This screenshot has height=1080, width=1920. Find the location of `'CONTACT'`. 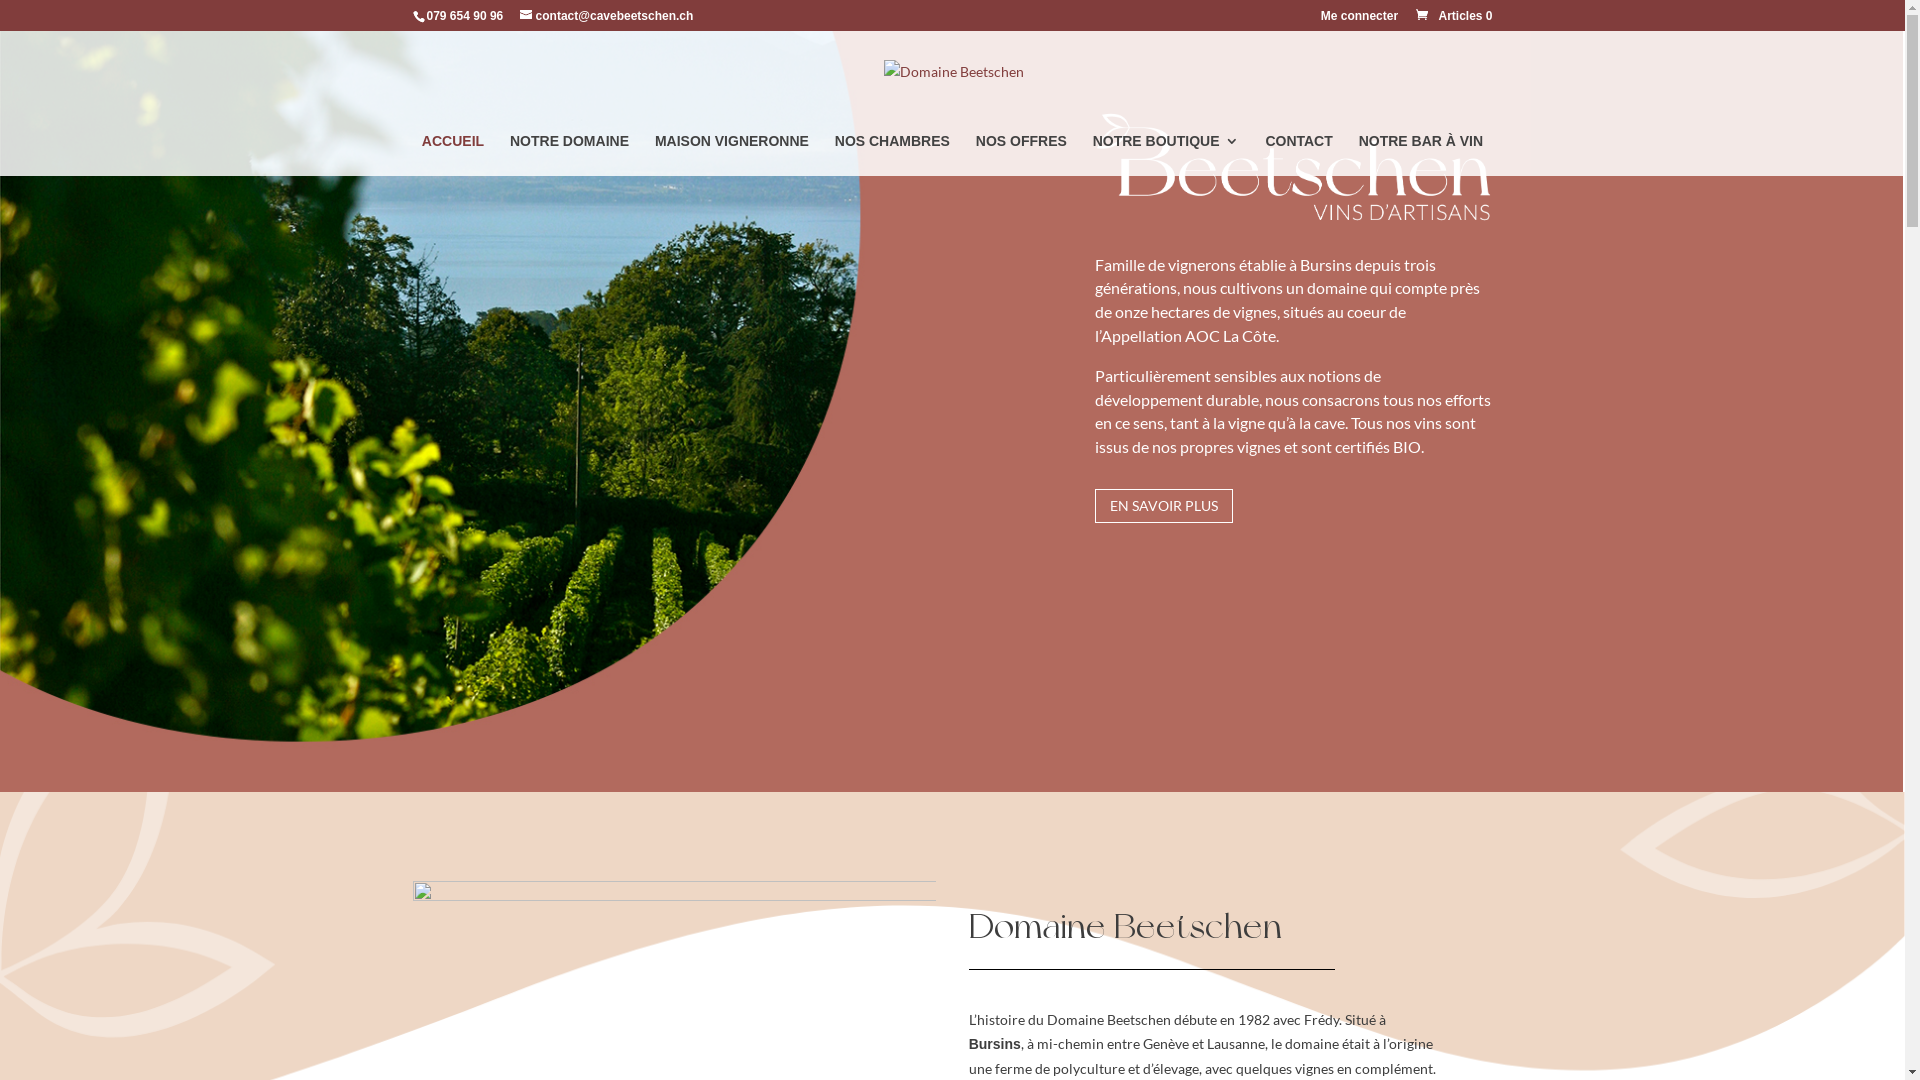

'CONTACT' is located at coordinates (1264, 153).